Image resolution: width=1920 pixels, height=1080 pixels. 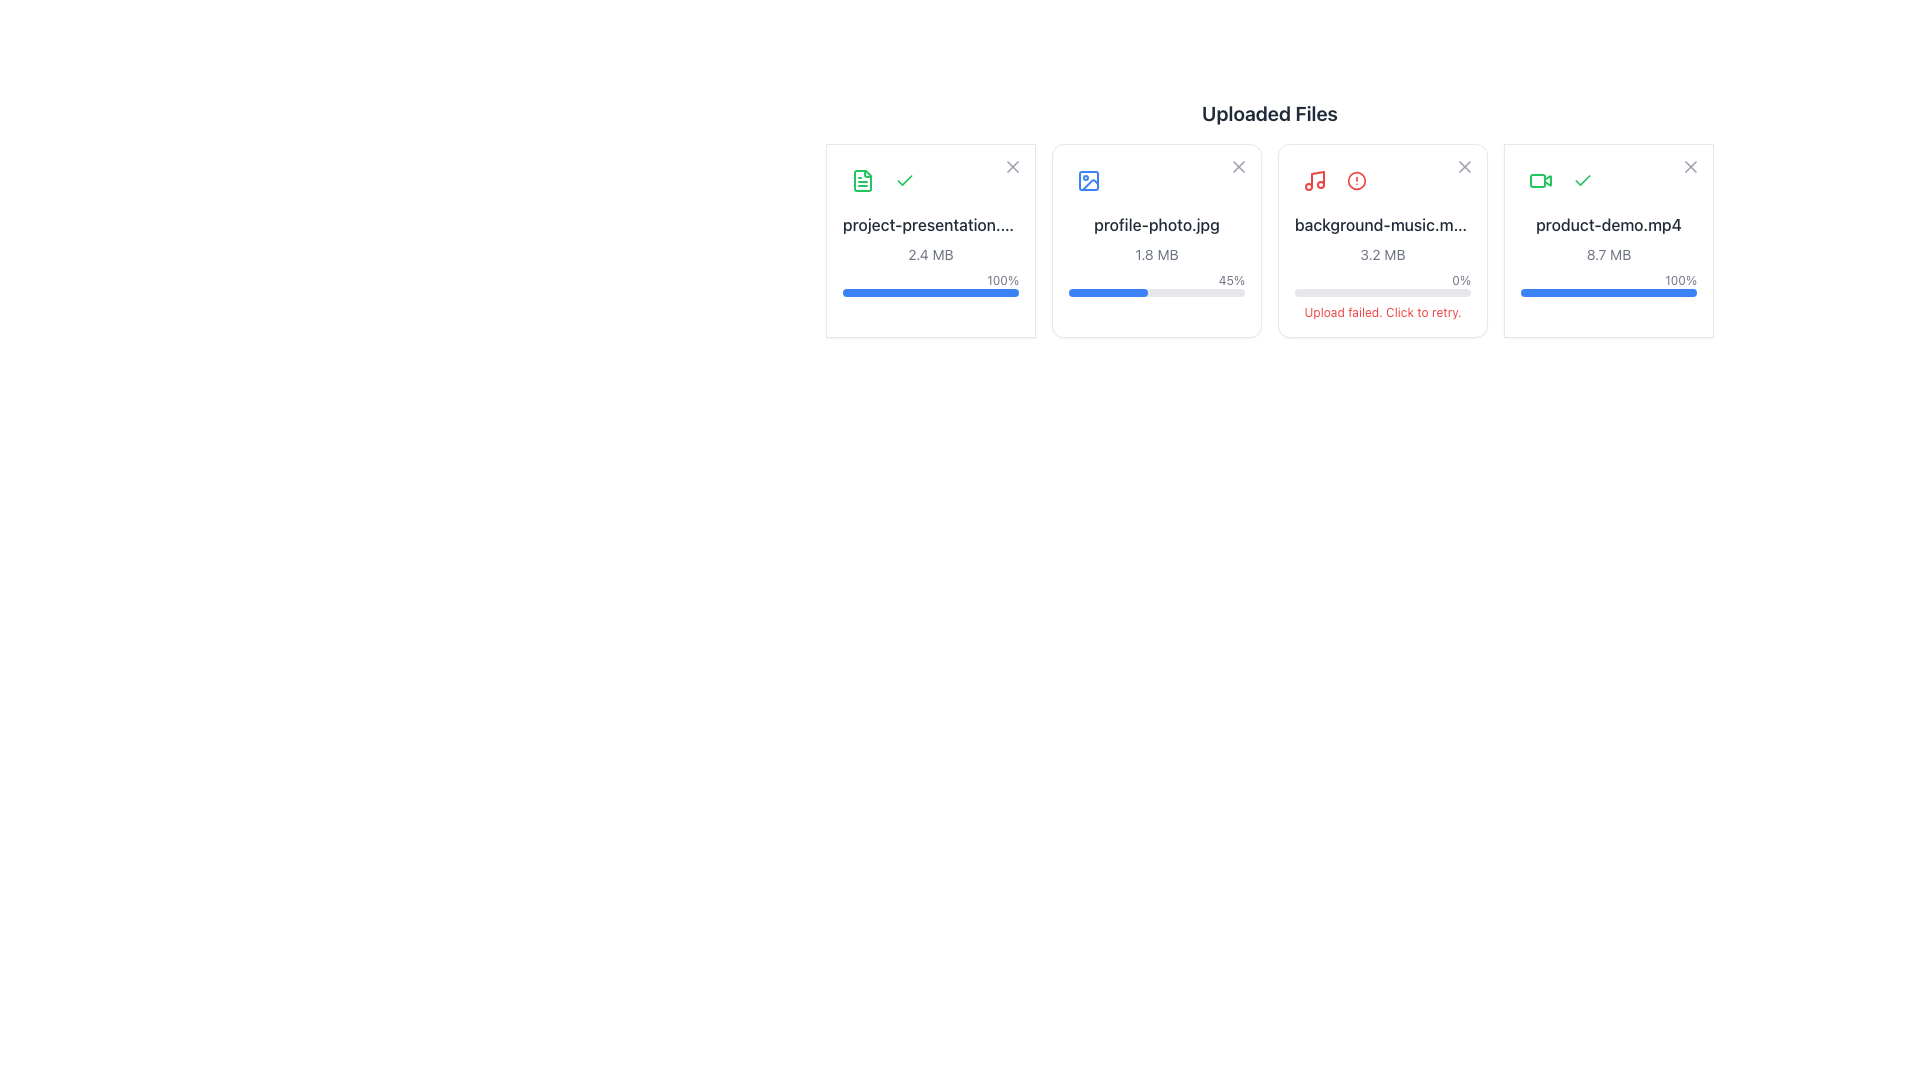 I want to click on progress bar value, so click(x=1141, y=293).